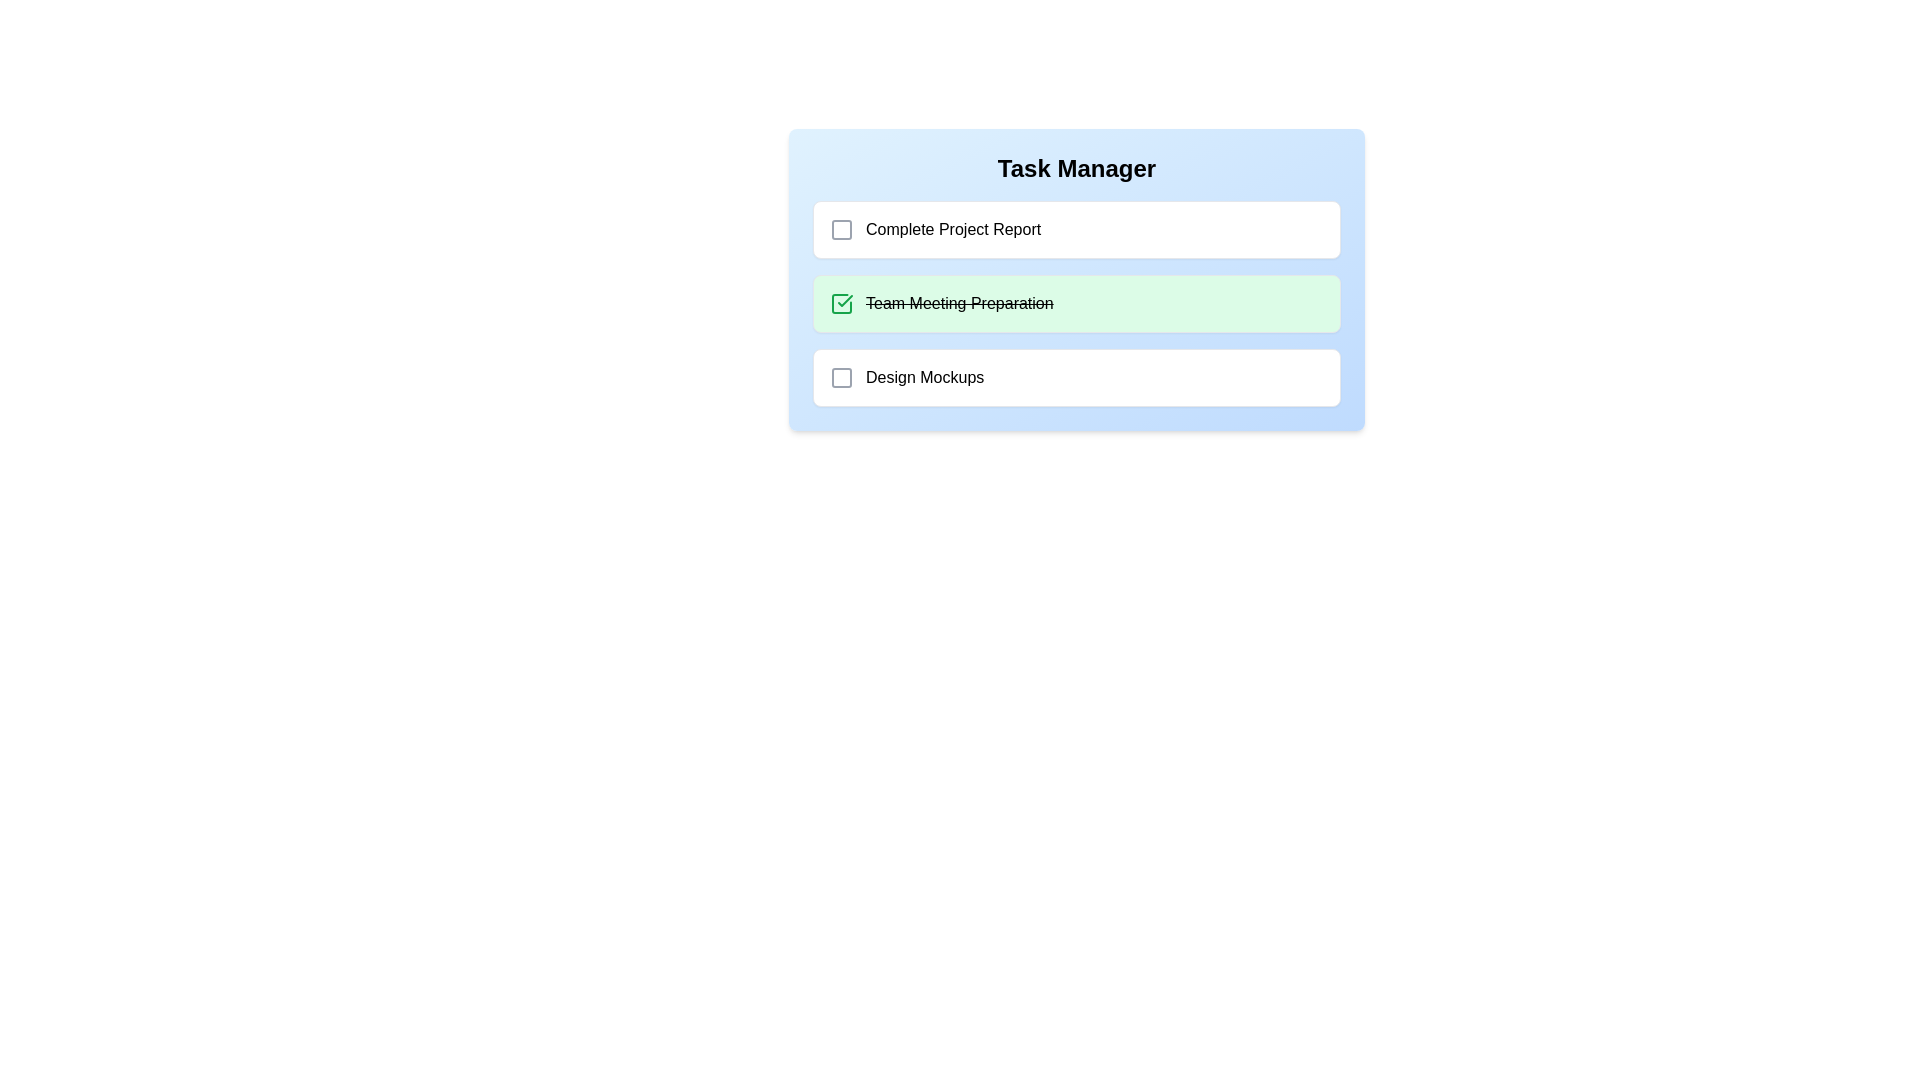  What do you see at coordinates (952, 229) in the screenshot?
I see `the text label that says 'Complete Project Report', which is styled with medium font weight and is located to the right of a checkbox icon in the task list` at bounding box center [952, 229].